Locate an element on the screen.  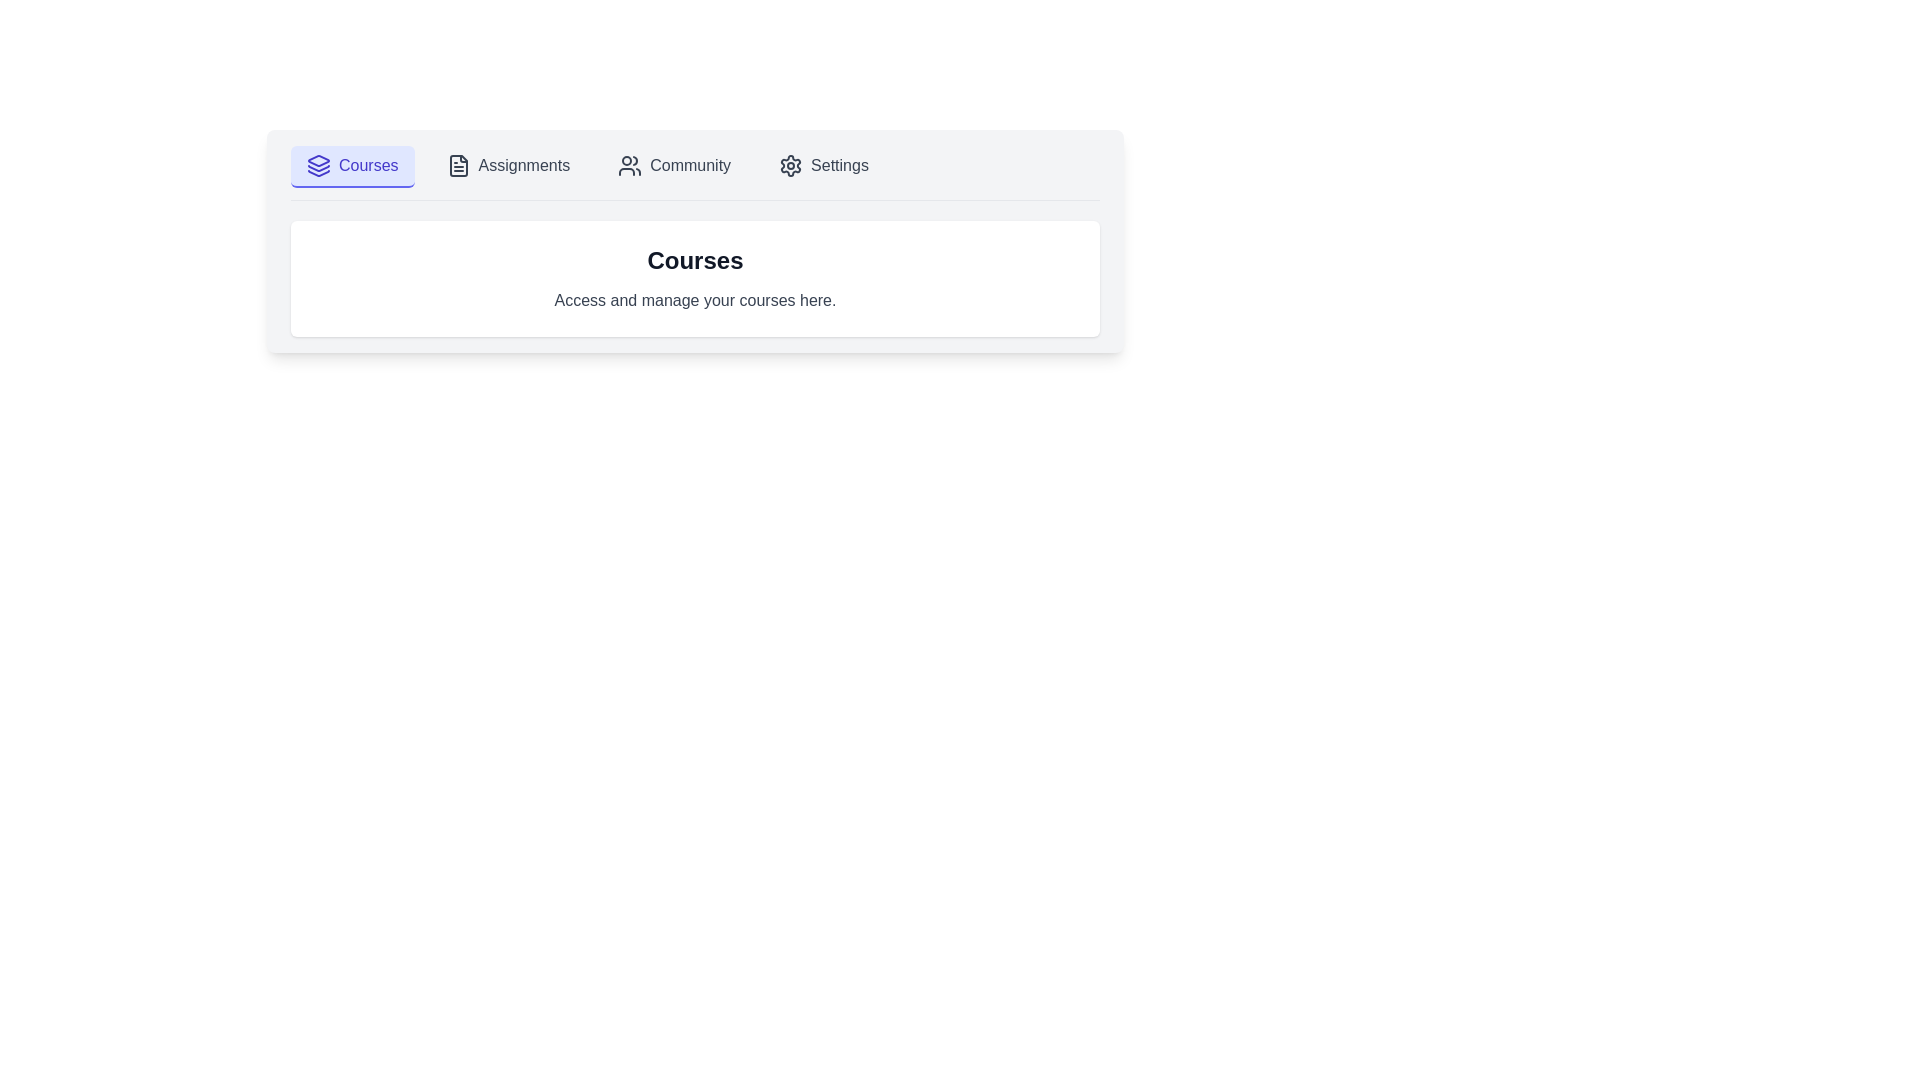
the 'Courses' text label in the navigation menu, which directs users to the courses section is located at coordinates (368, 164).